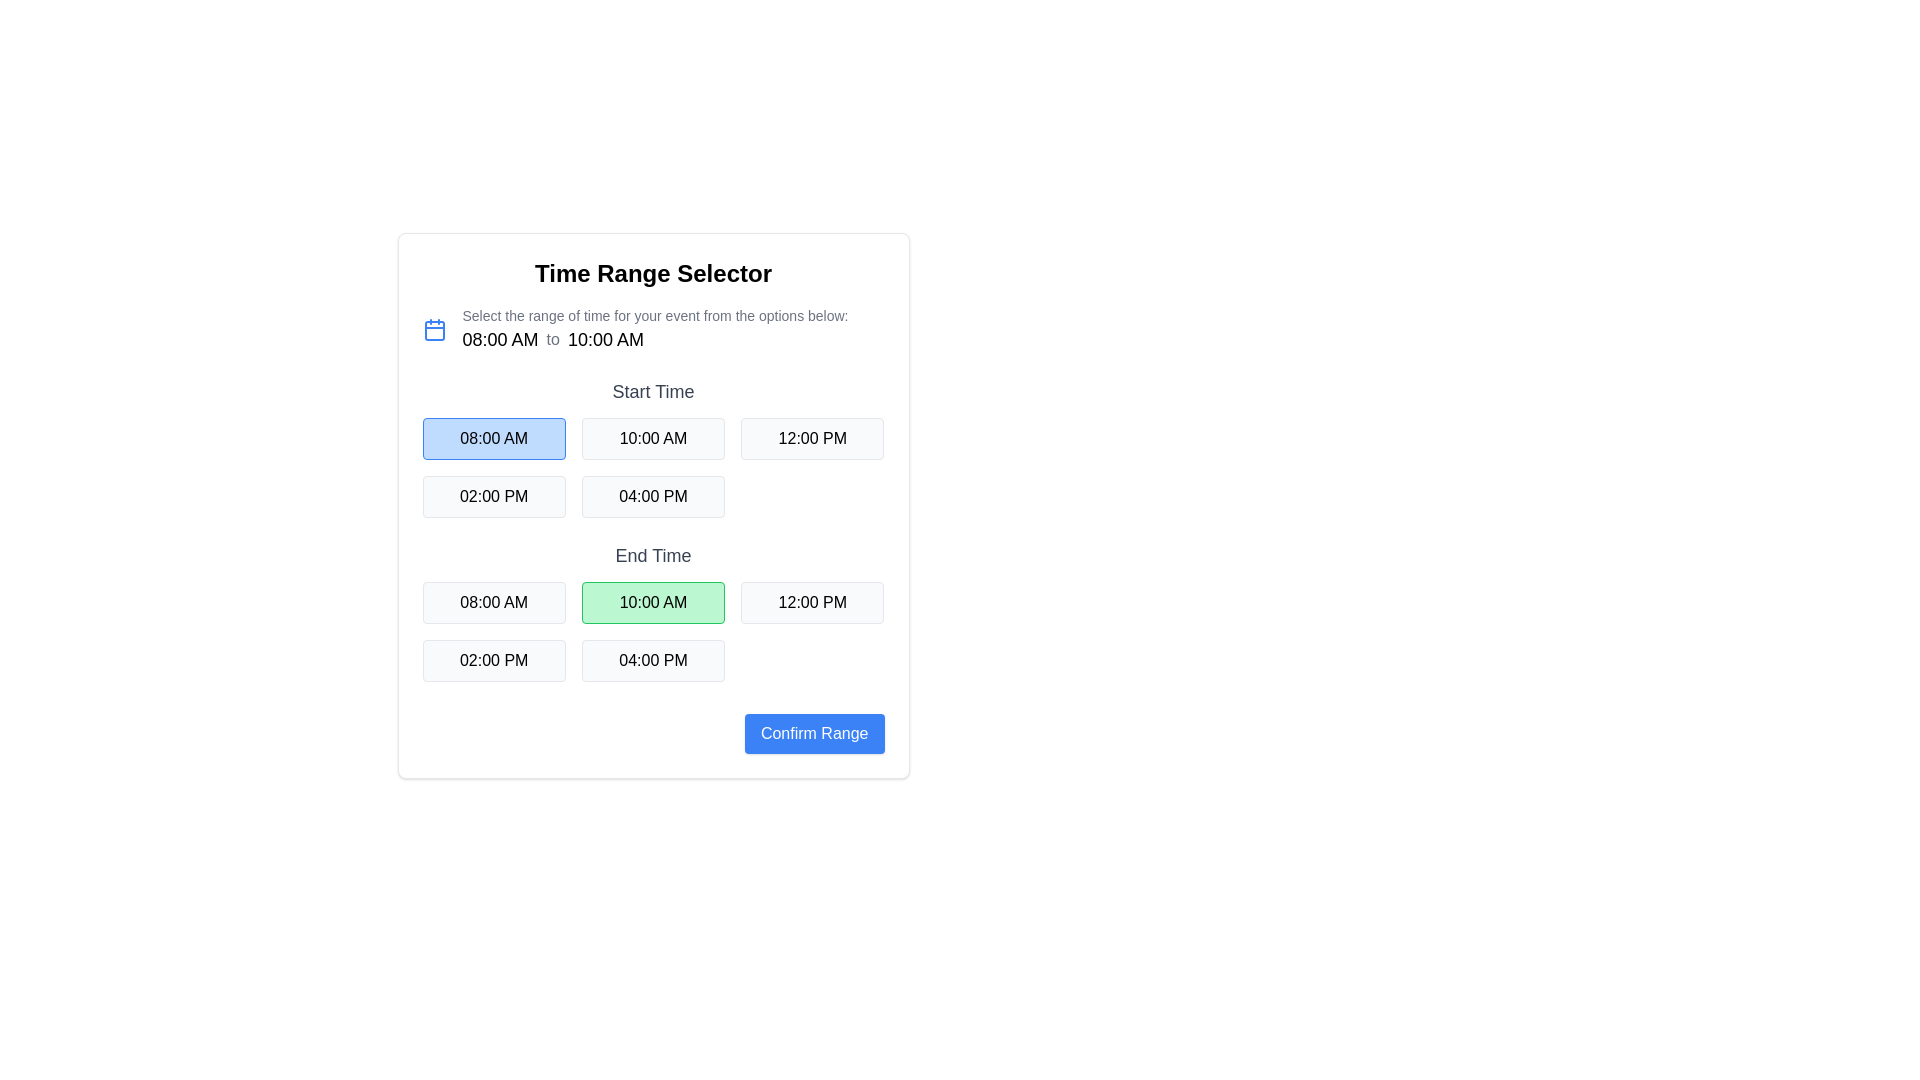 The width and height of the screenshot is (1920, 1080). What do you see at coordinates (653, 496) in the screenshot?
I see `the button labeled '04:00 PM' to change its background color, located in the second row of a grid layout, to the right of the '02:00 PM' button` at bounding box center [653, 496].